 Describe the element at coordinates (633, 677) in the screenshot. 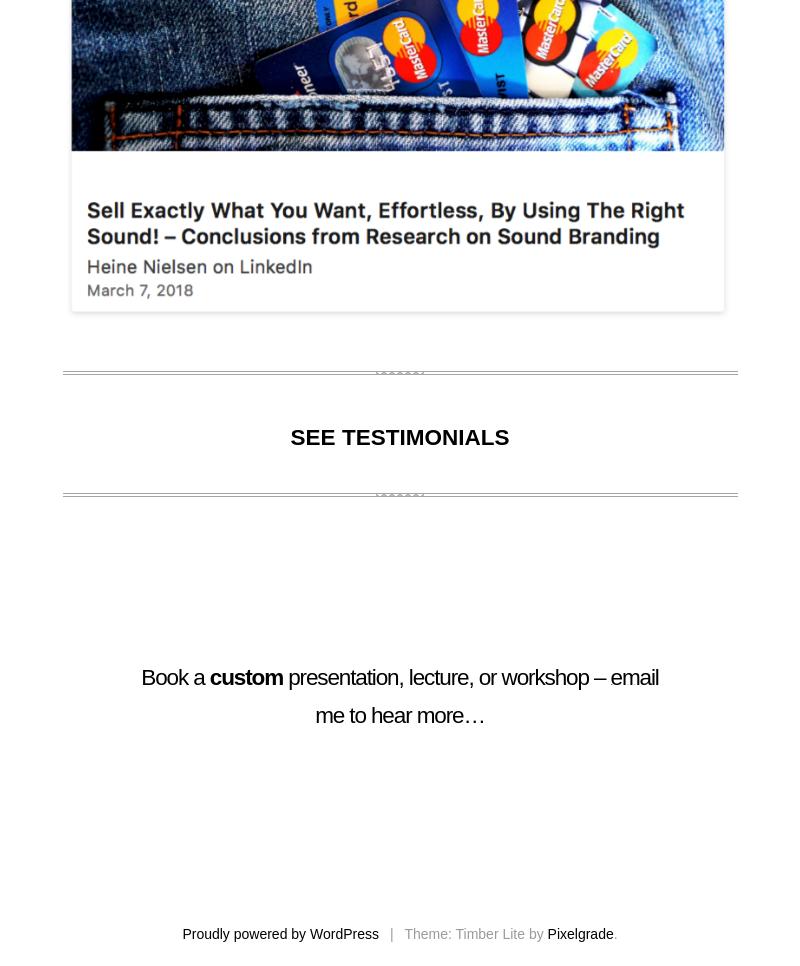

I see `'email'` at that location.